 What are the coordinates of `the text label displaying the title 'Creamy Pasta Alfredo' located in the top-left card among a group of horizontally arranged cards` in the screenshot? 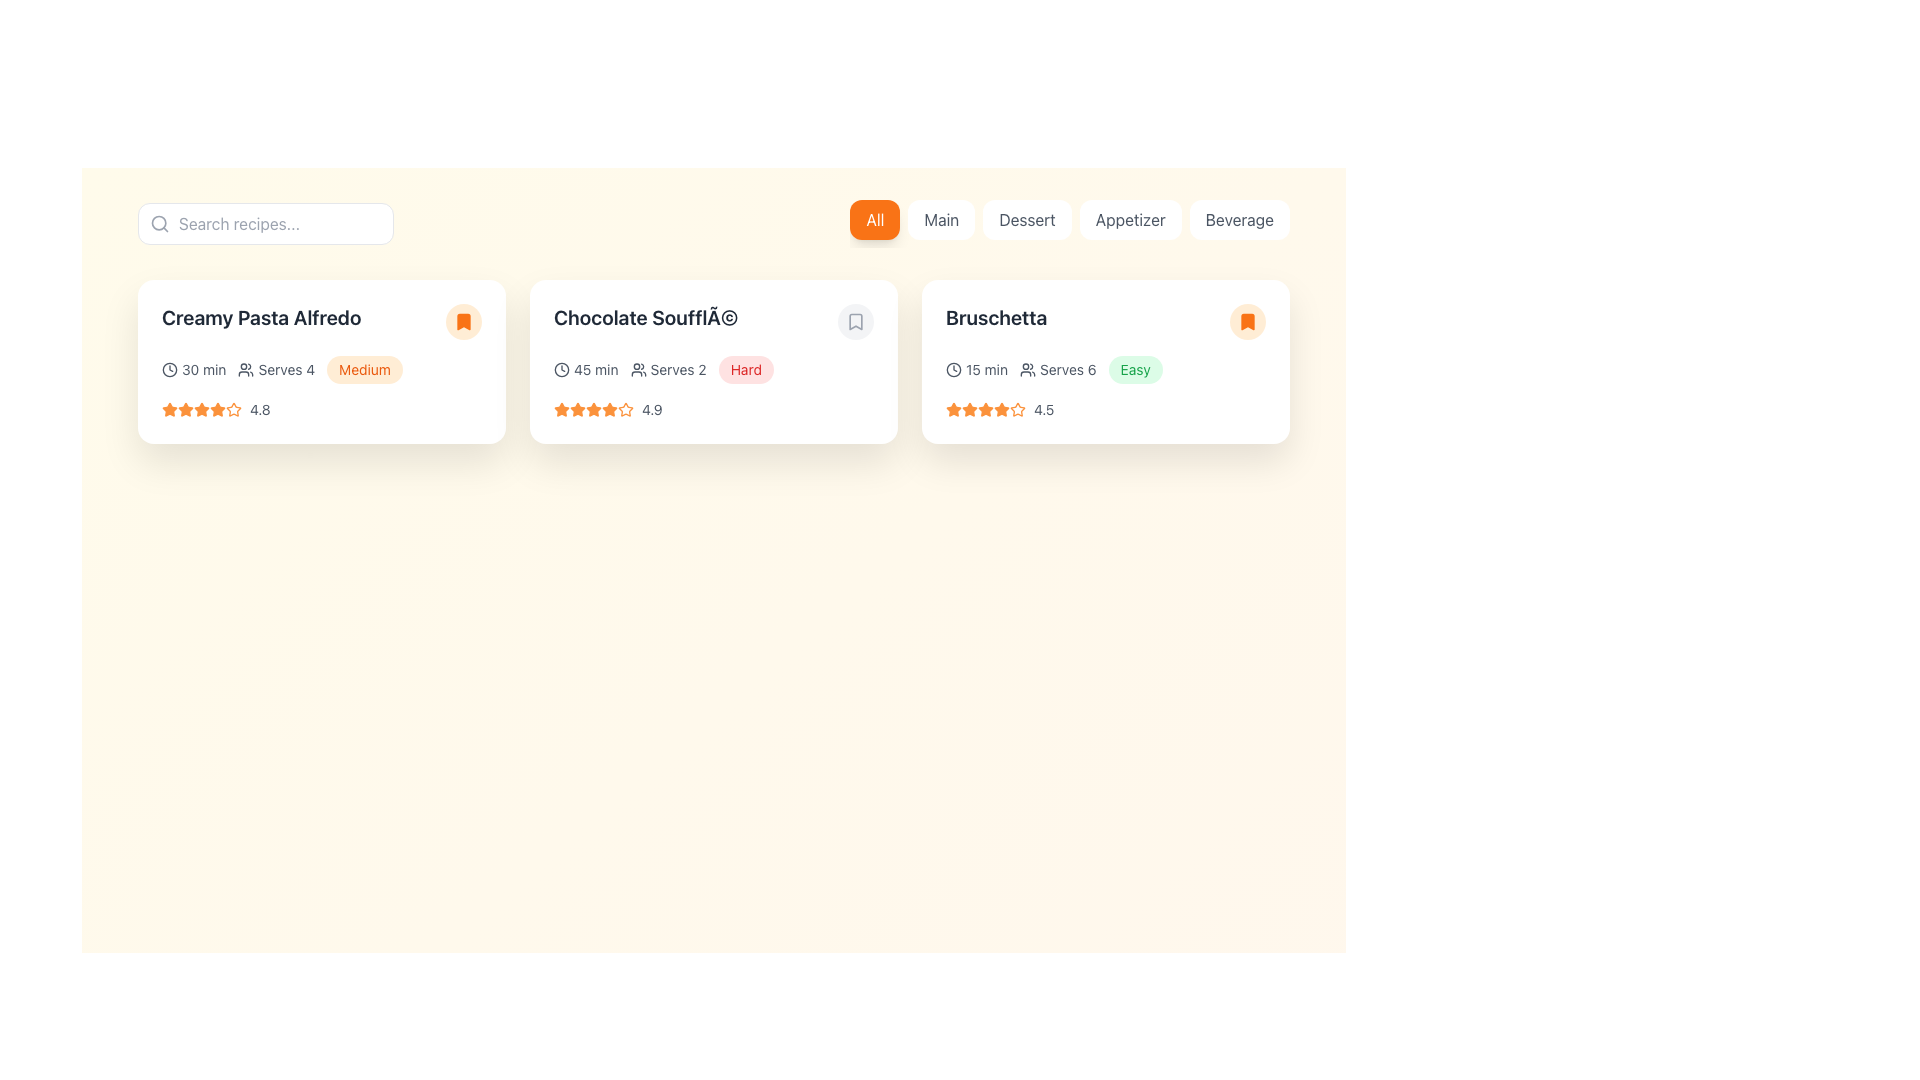 It's located at (321, 320).